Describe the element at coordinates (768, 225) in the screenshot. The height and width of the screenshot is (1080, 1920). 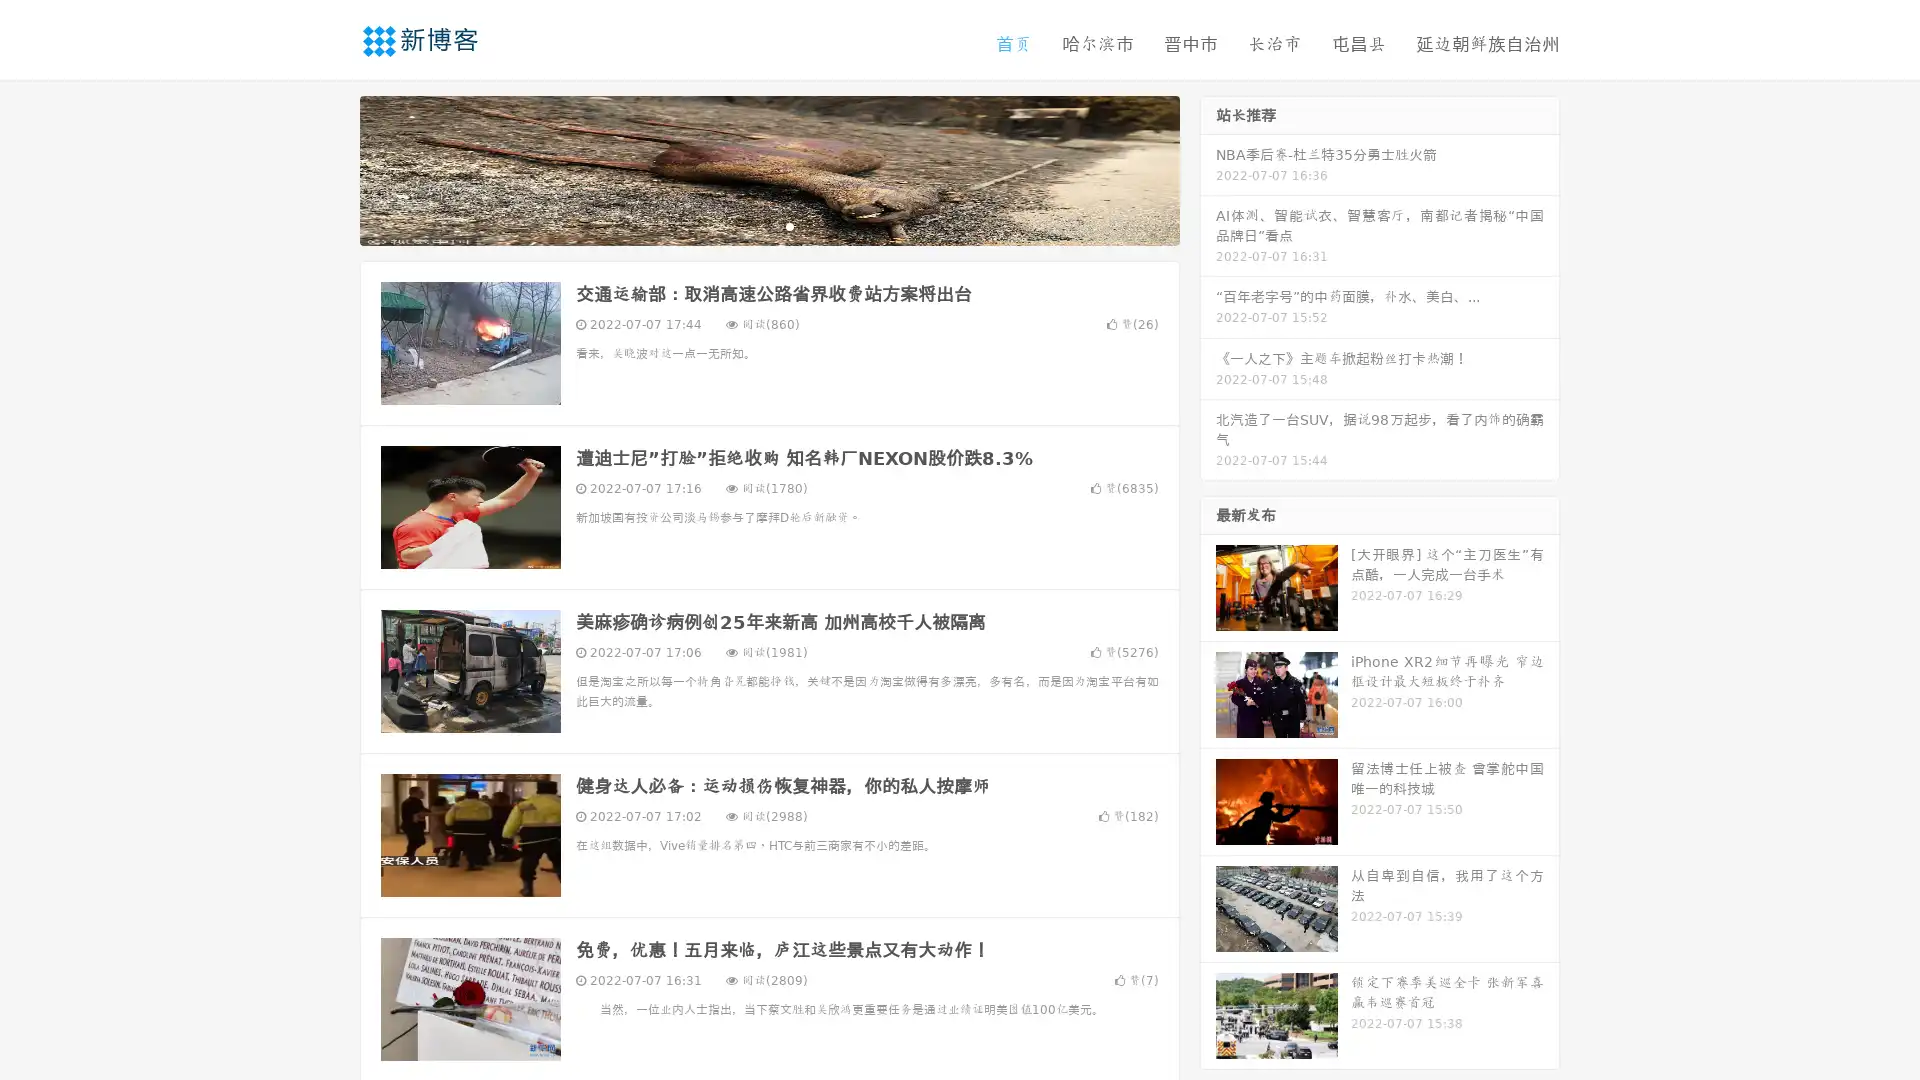
I see `Go to slide 2` at that location.